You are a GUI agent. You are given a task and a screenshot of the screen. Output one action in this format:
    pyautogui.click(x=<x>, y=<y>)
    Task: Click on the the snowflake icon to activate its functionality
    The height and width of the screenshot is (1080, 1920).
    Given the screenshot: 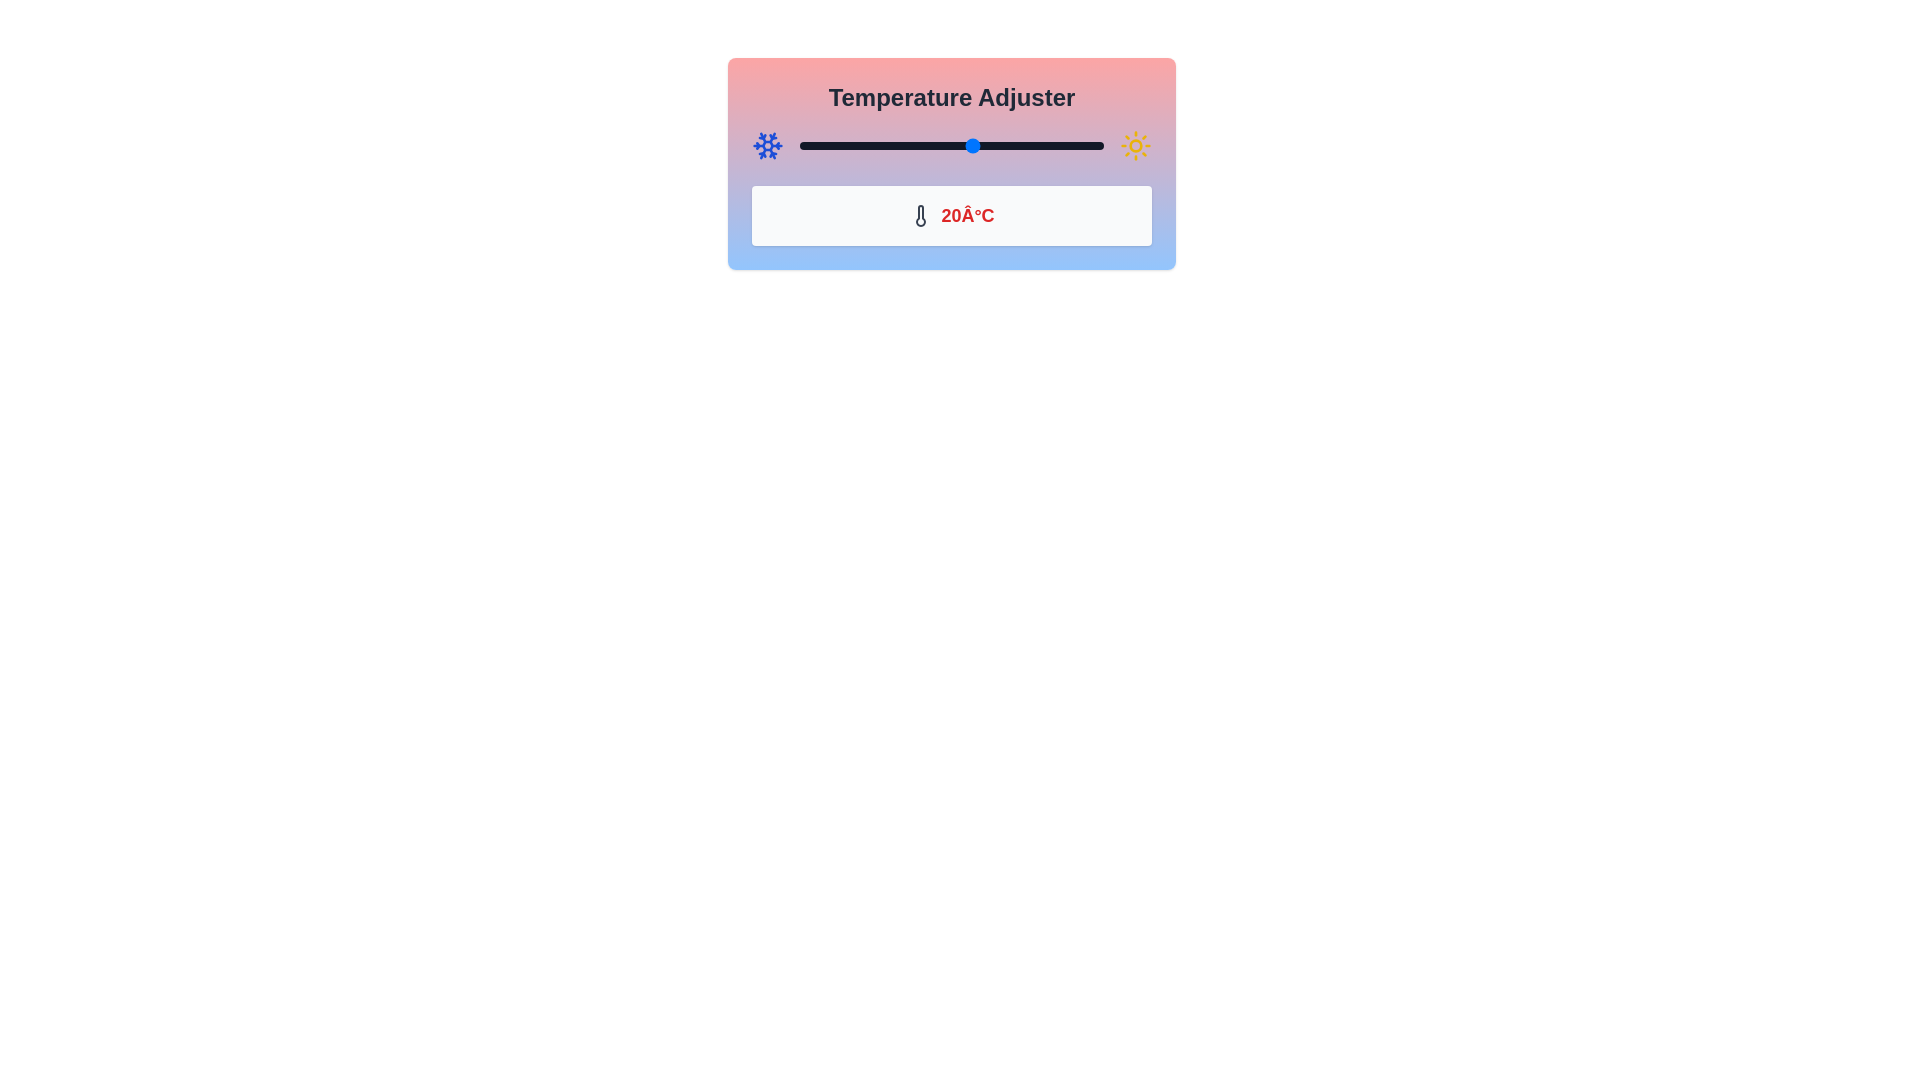 What is the action you would take?
    pyautogui.click(x=767, y=145)
    